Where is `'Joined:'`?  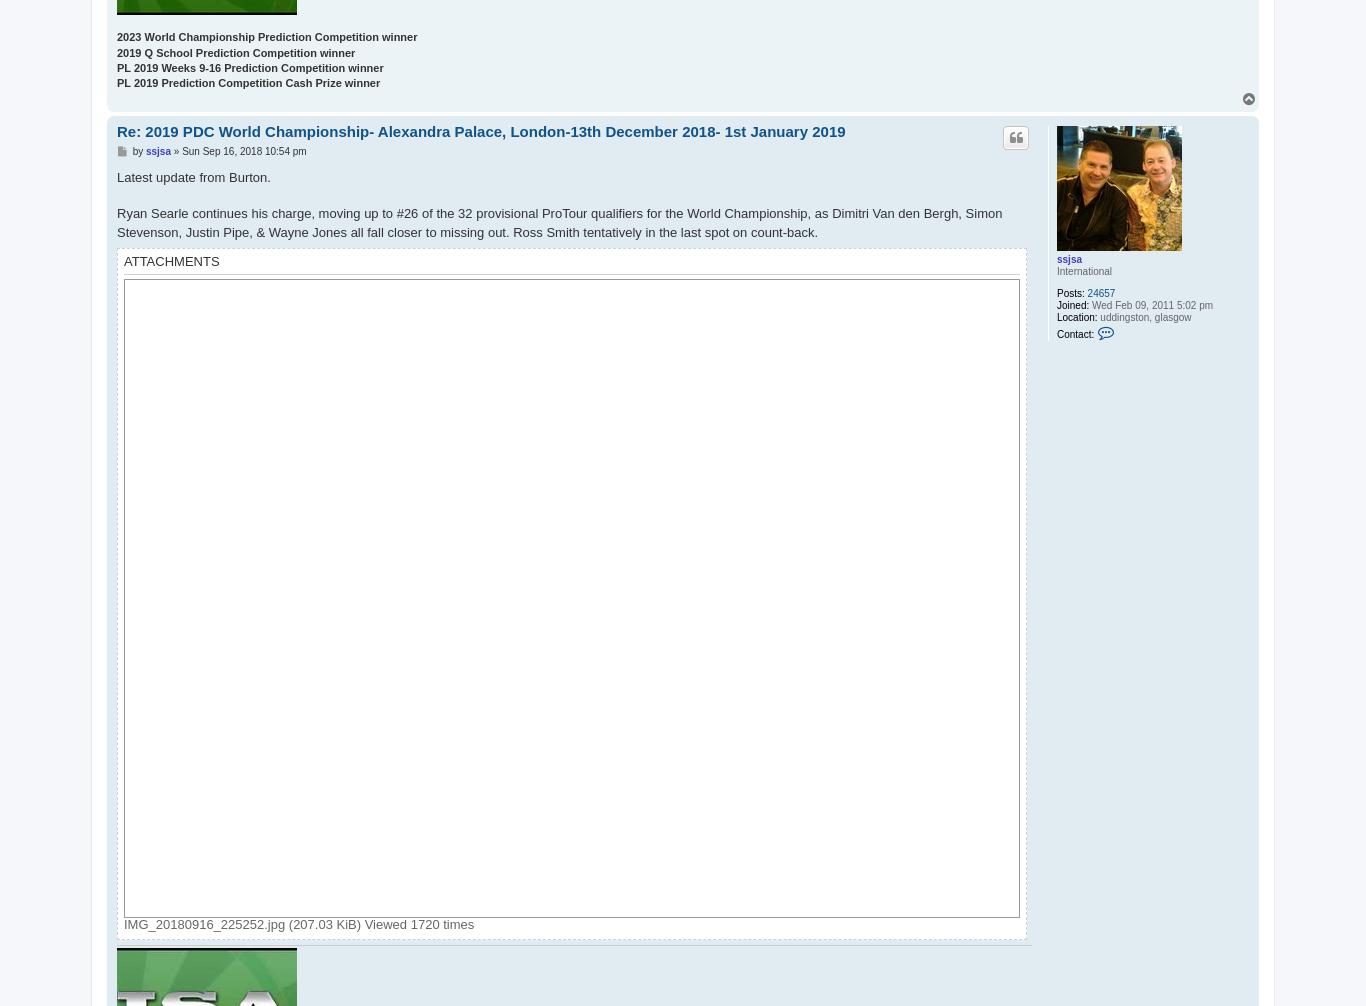
'Joined:' is located at coordinates (1071, 303).